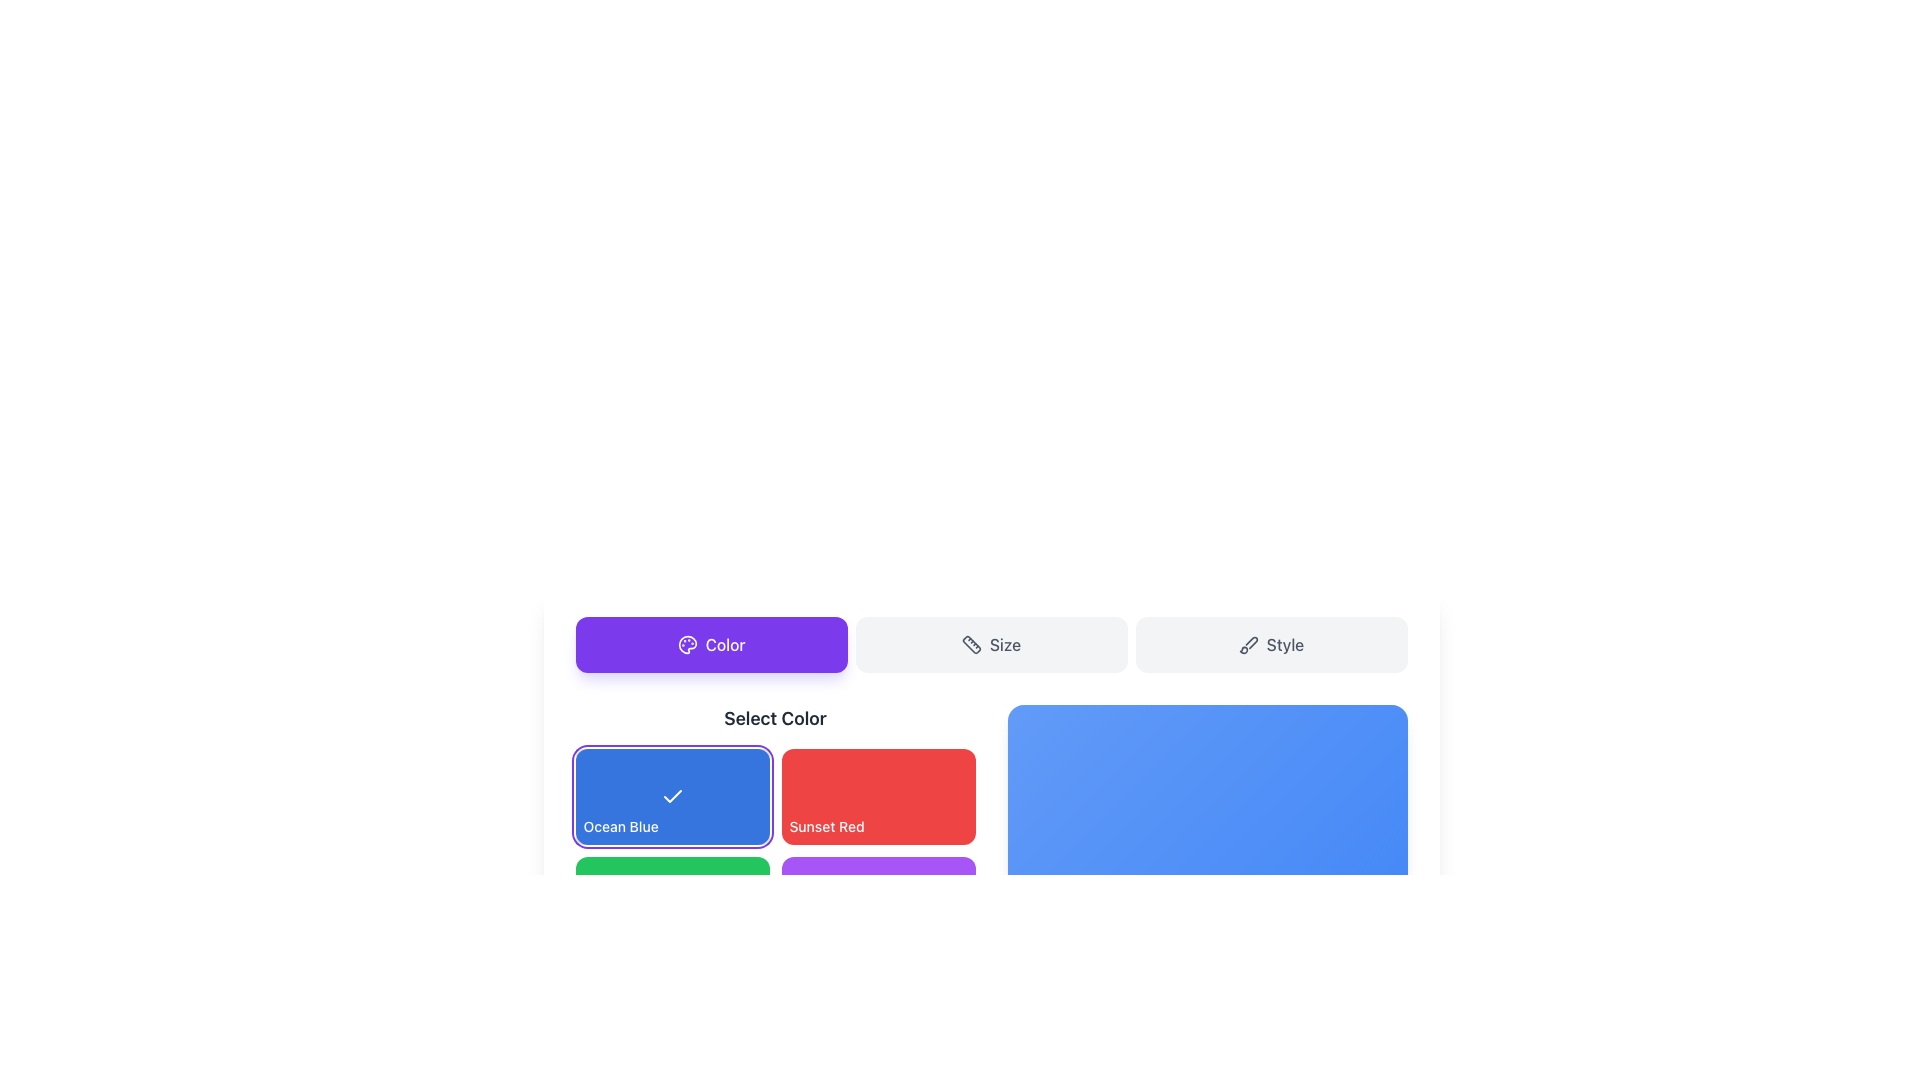 This screenshot has height=1080, width=1920. I want to click on text label displaying 'Style' located in the third button of a horizontal set of buttons in the top-right part of the interface to understand the button's purpose, so click(1285, 644).